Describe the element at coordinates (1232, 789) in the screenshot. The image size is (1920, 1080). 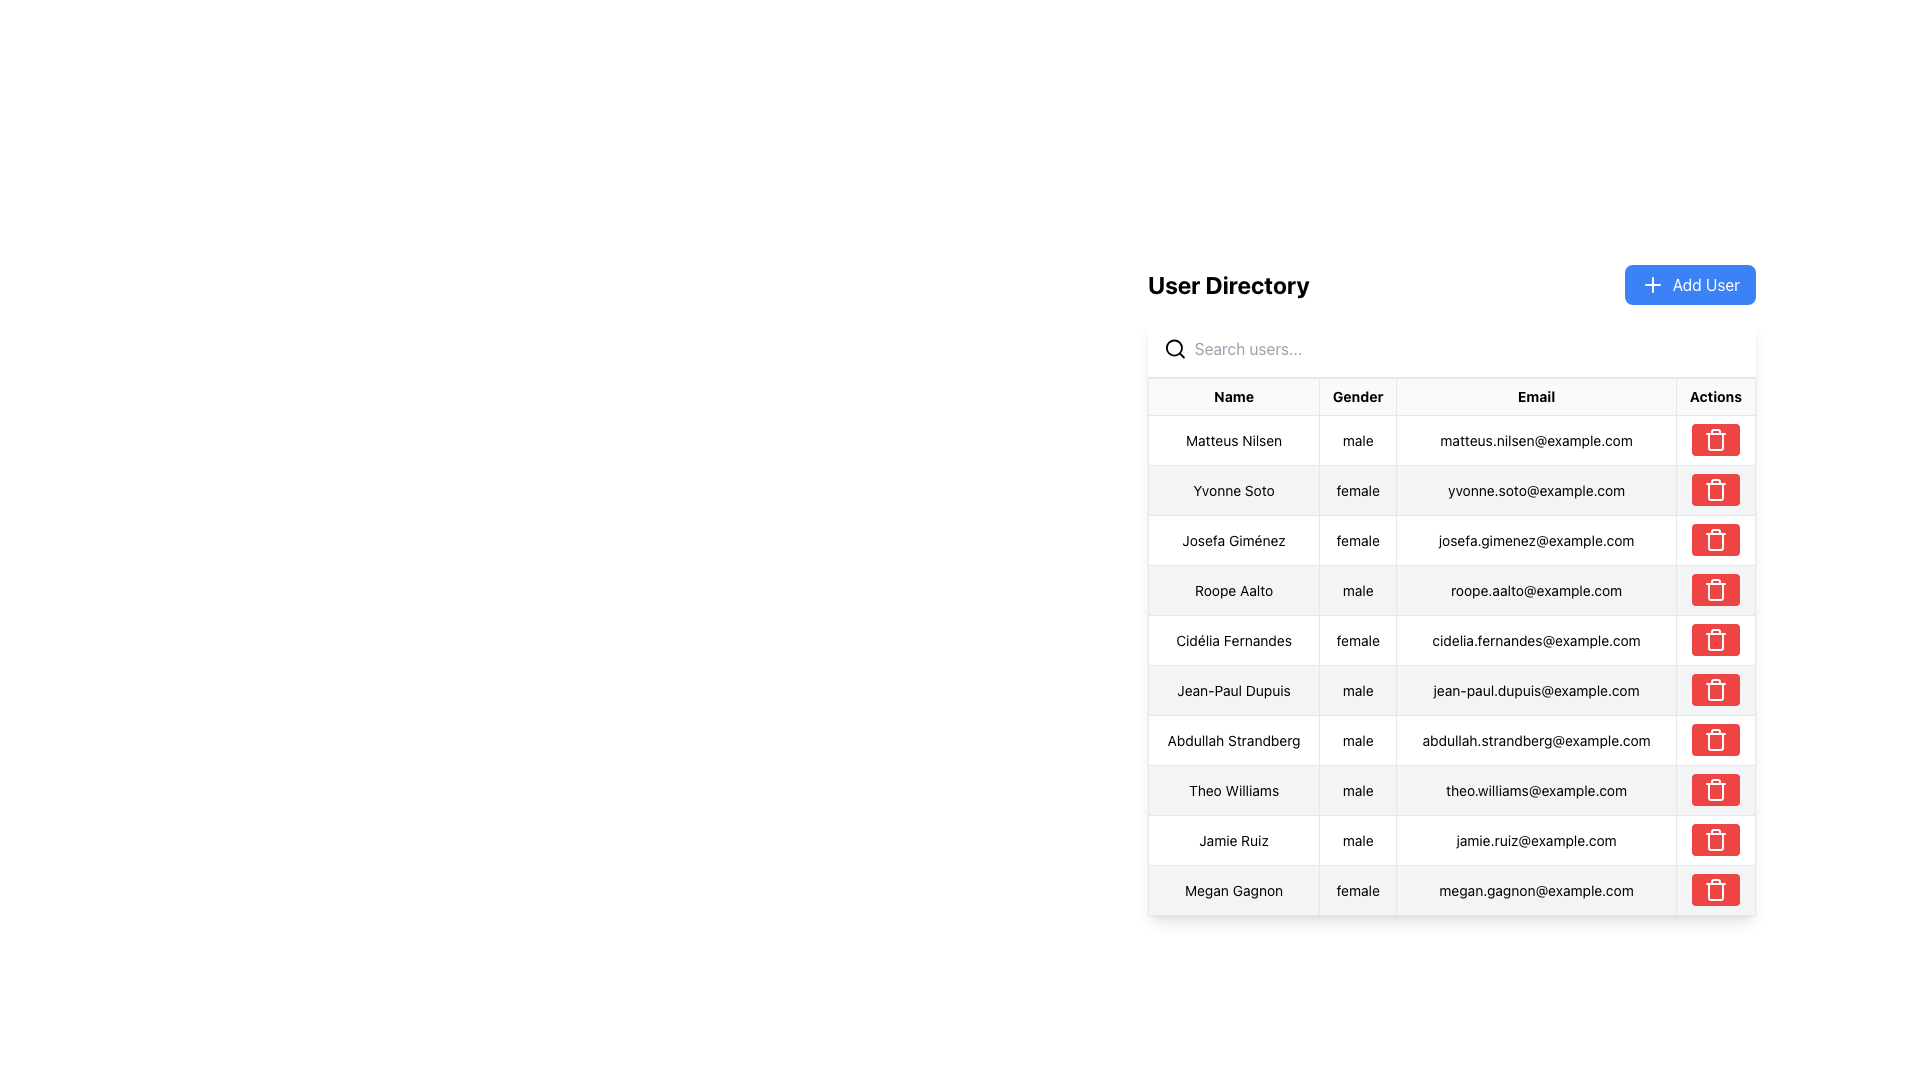
I see `the user name label in the user directory, which is positioned in the first column of the eighth row of the table` at that location.